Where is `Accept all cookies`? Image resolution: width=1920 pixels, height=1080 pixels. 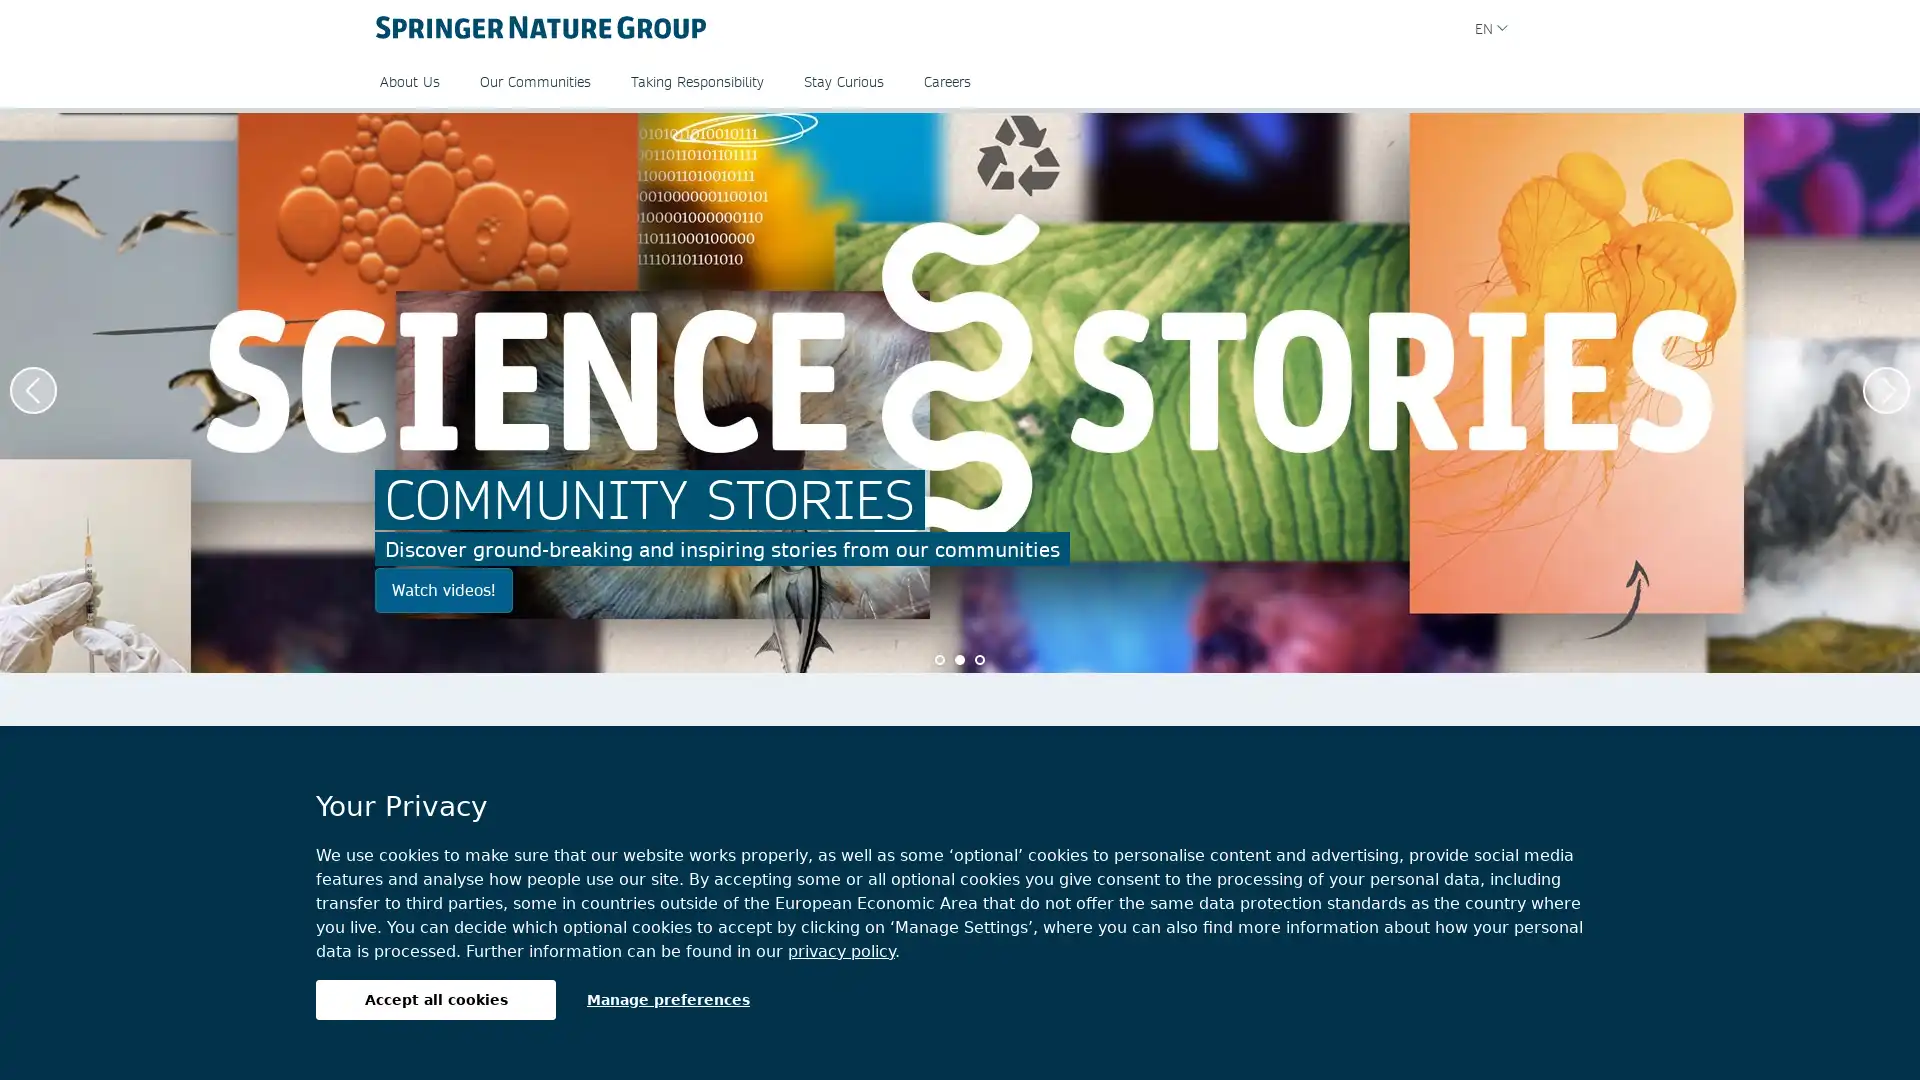
Accept all cookies is located at coordinates (435, 999).